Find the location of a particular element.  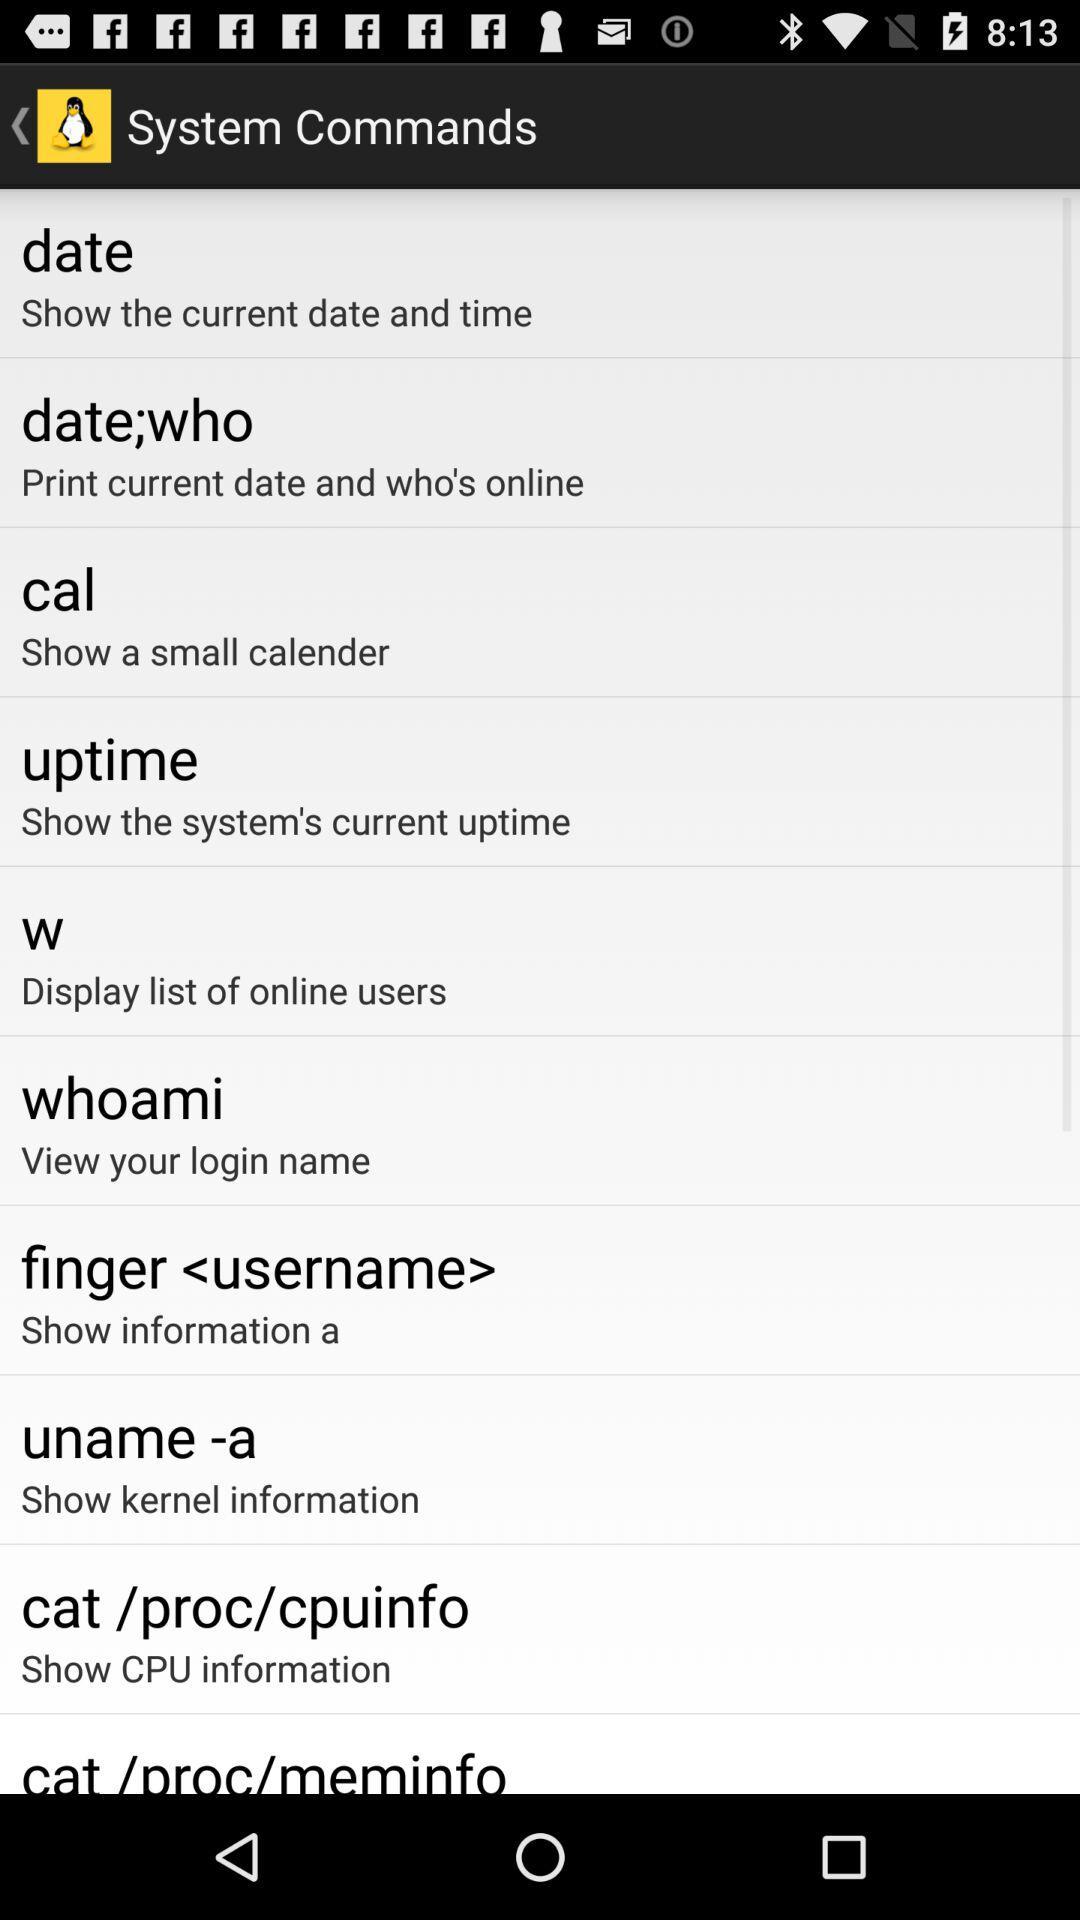

icon above the view your login icon is located at coordinates (540, 1095).